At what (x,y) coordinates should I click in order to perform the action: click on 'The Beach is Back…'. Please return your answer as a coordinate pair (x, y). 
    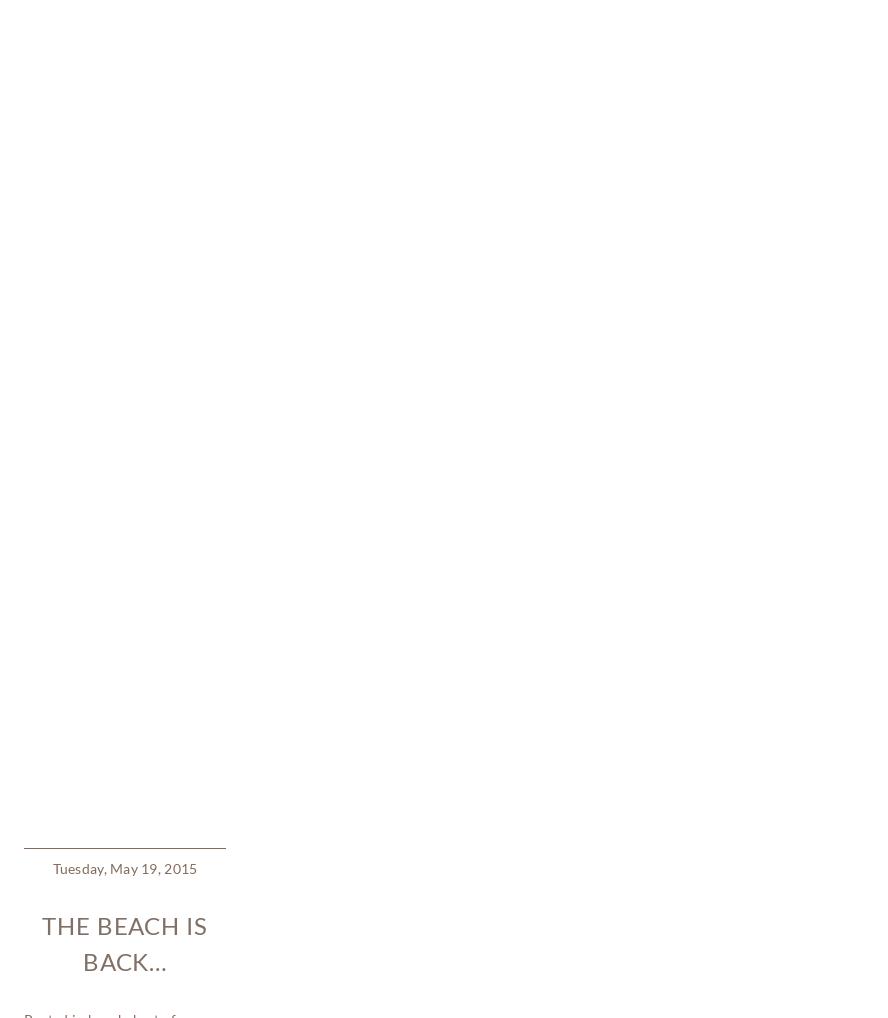
    Looking at the image, I should click on (124, 342).